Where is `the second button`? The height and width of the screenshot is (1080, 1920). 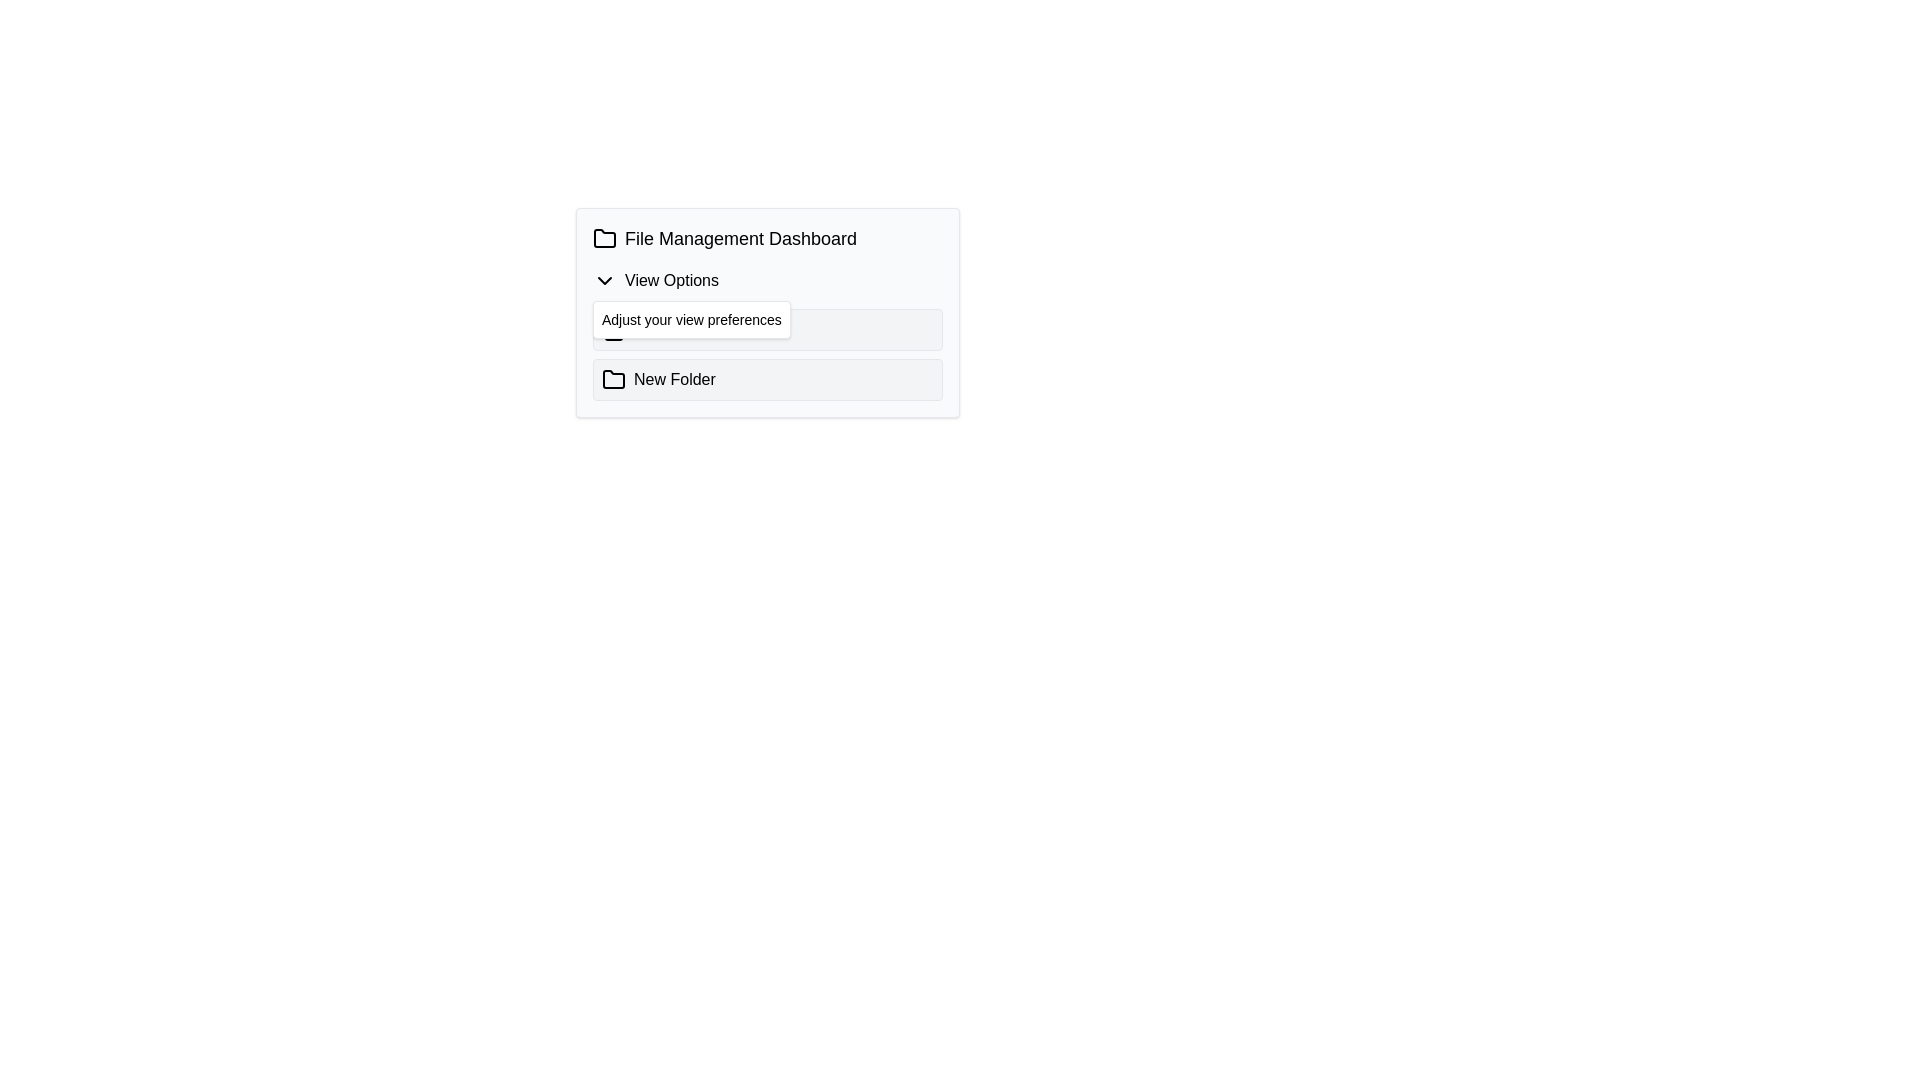 the second button is located at coordinates (767, 380).